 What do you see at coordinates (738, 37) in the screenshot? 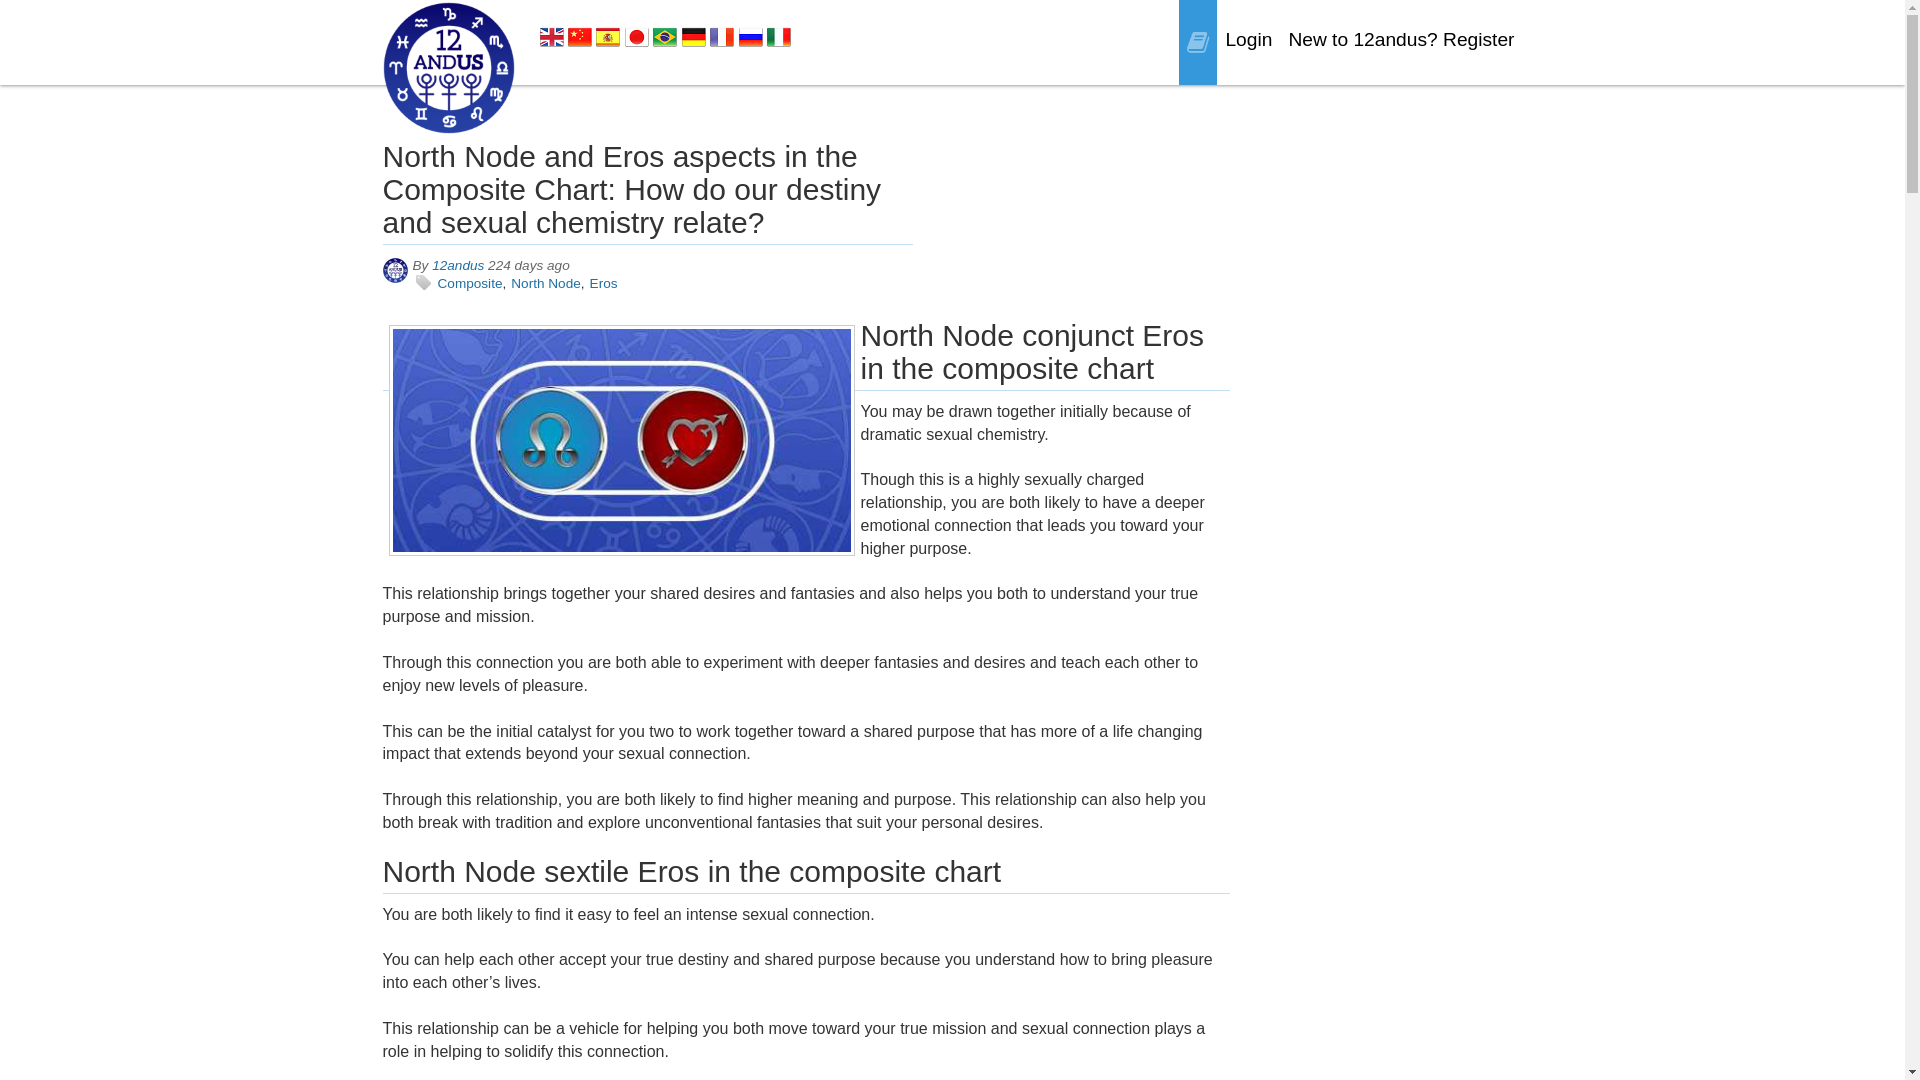
I see `'Russian'` at bounding box center [738, 37].